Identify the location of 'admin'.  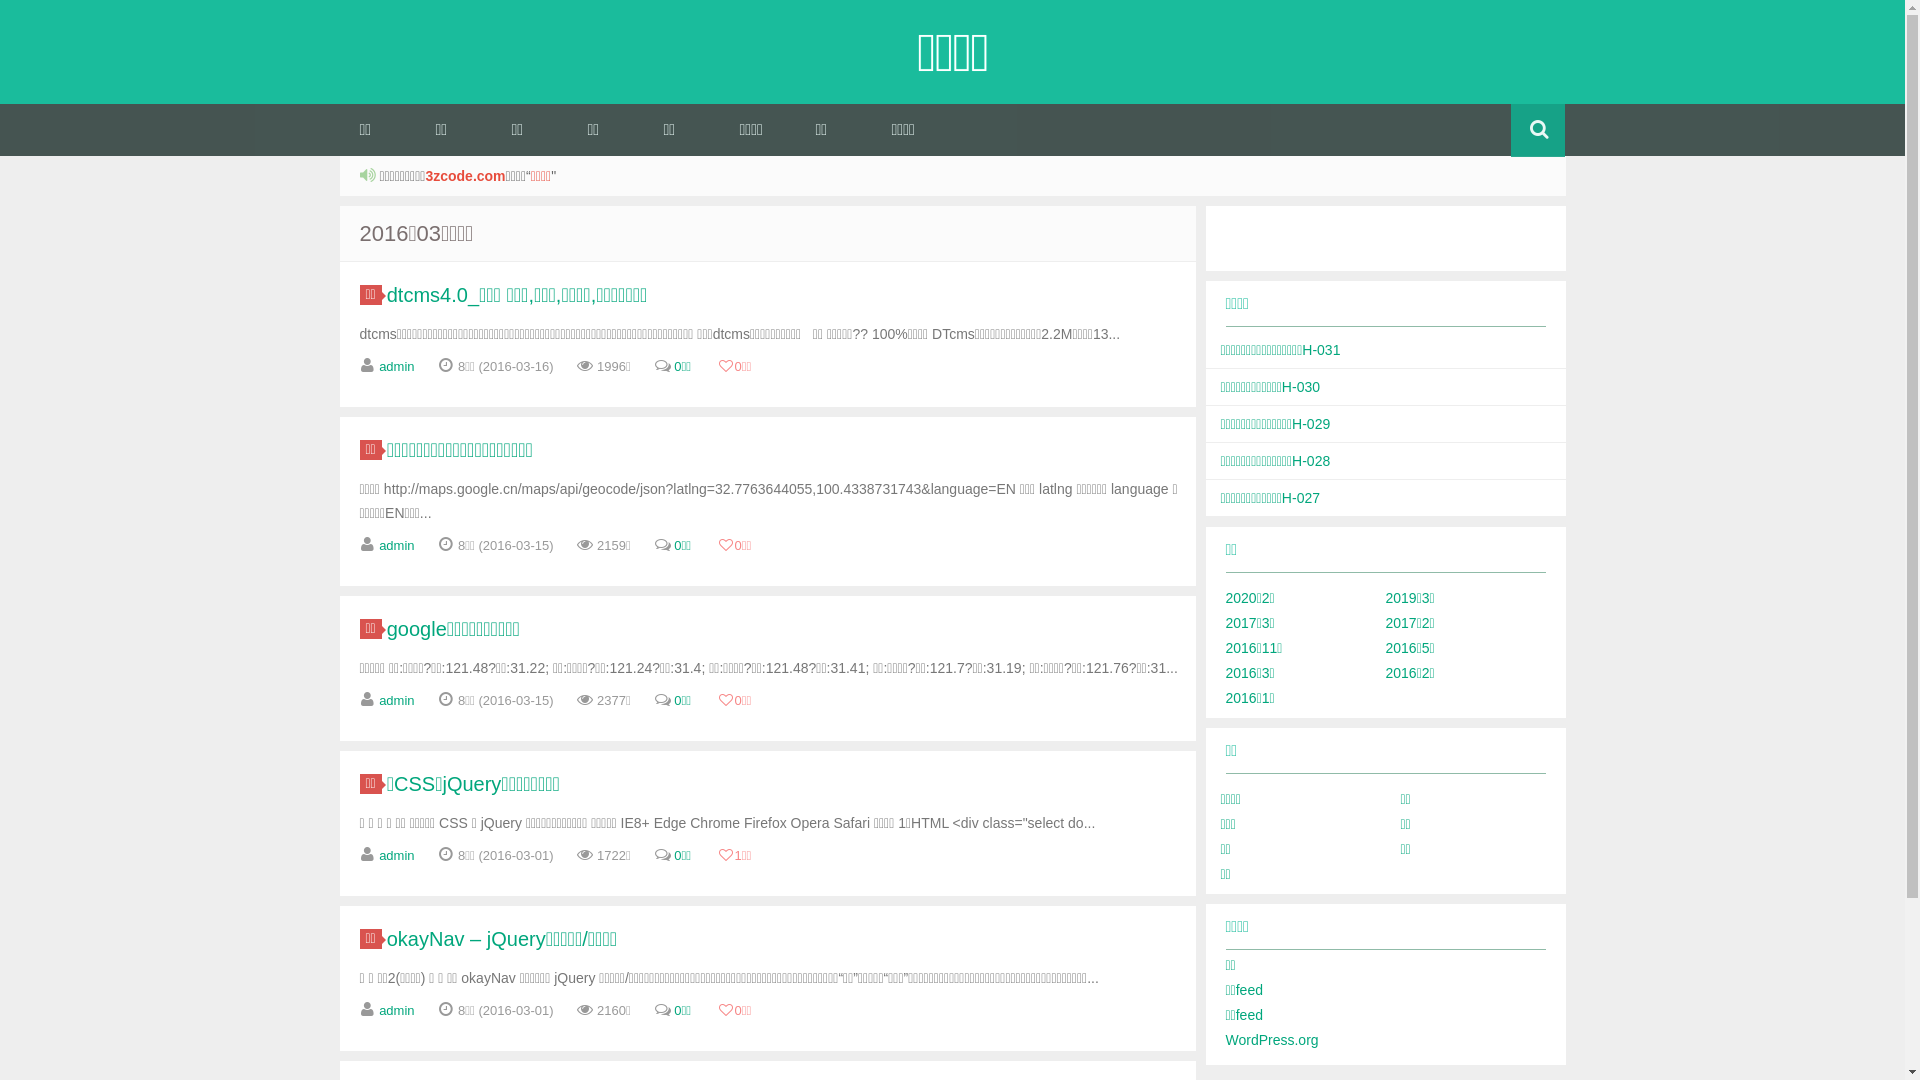
(396, 366).